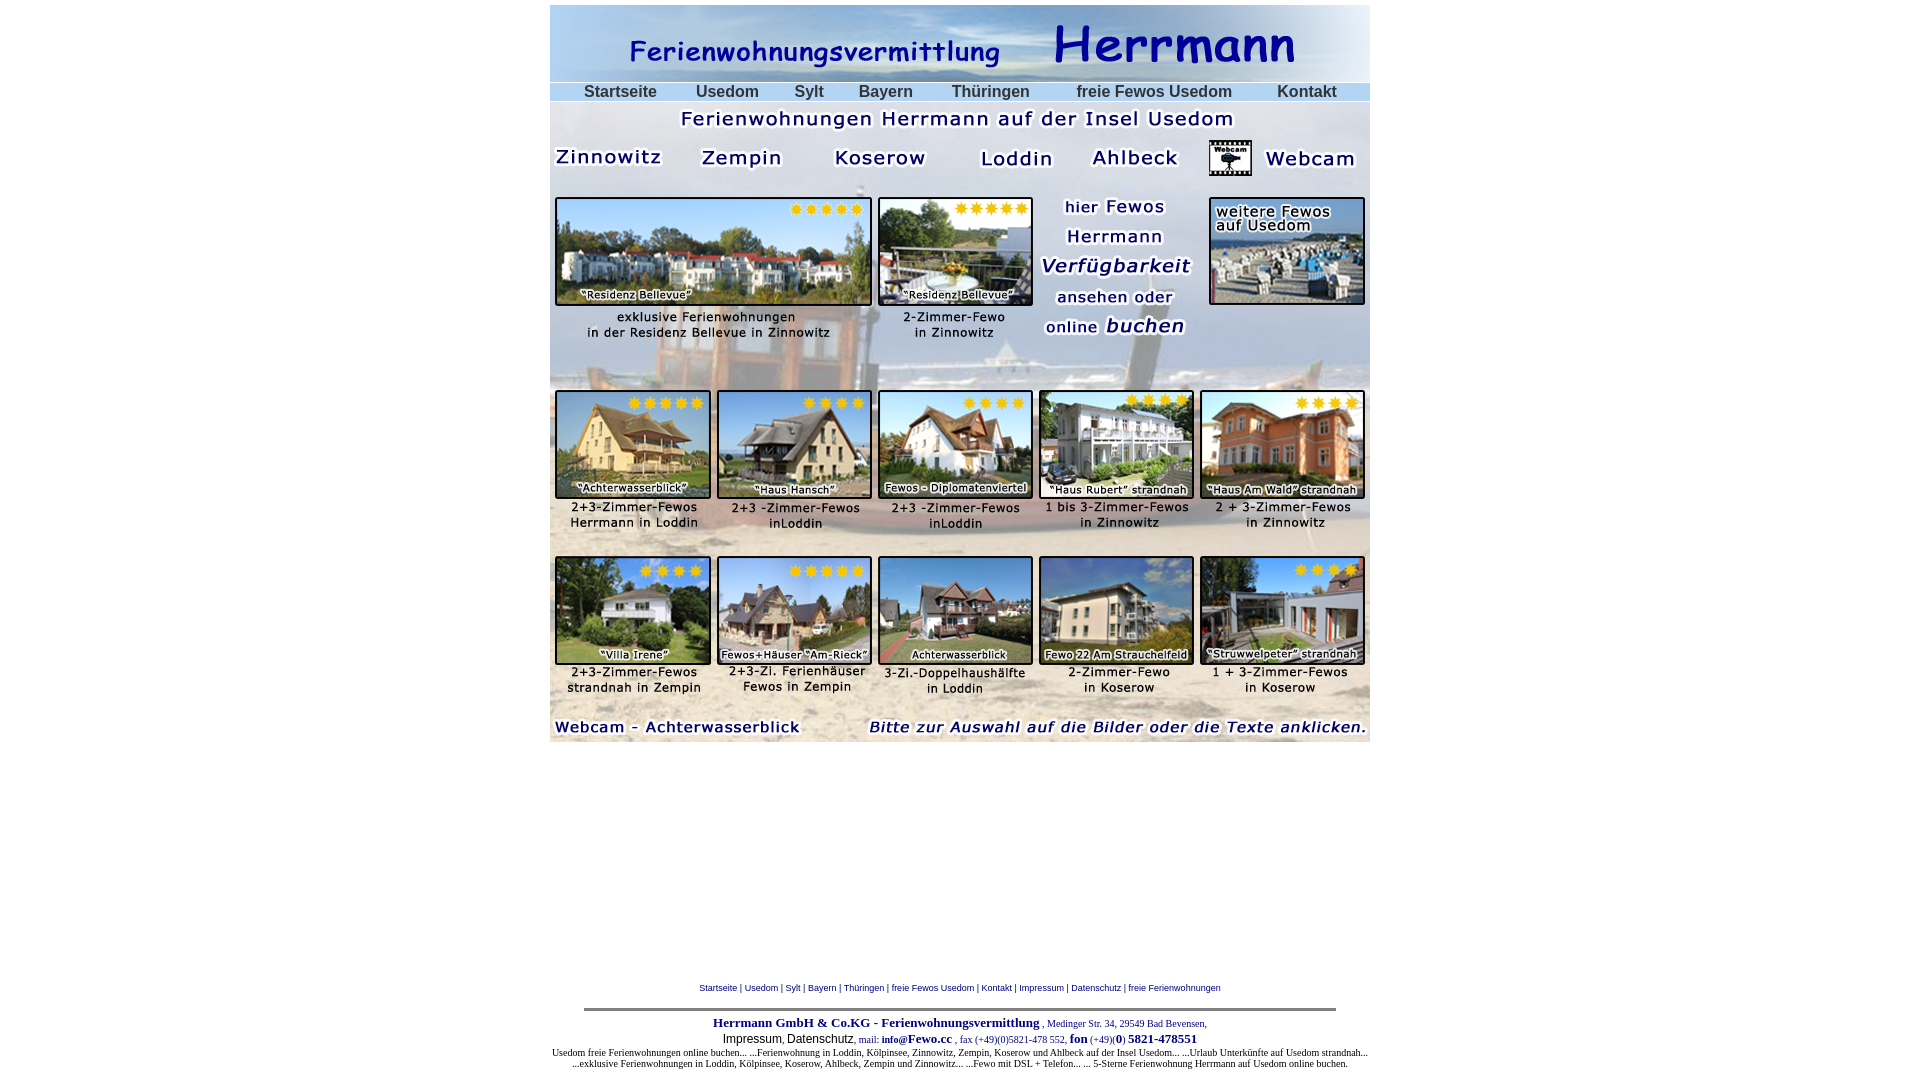 The width and height of the screenshot is (1920, 1080). I want to click on 'Datenschutz', so click(786, 1037).